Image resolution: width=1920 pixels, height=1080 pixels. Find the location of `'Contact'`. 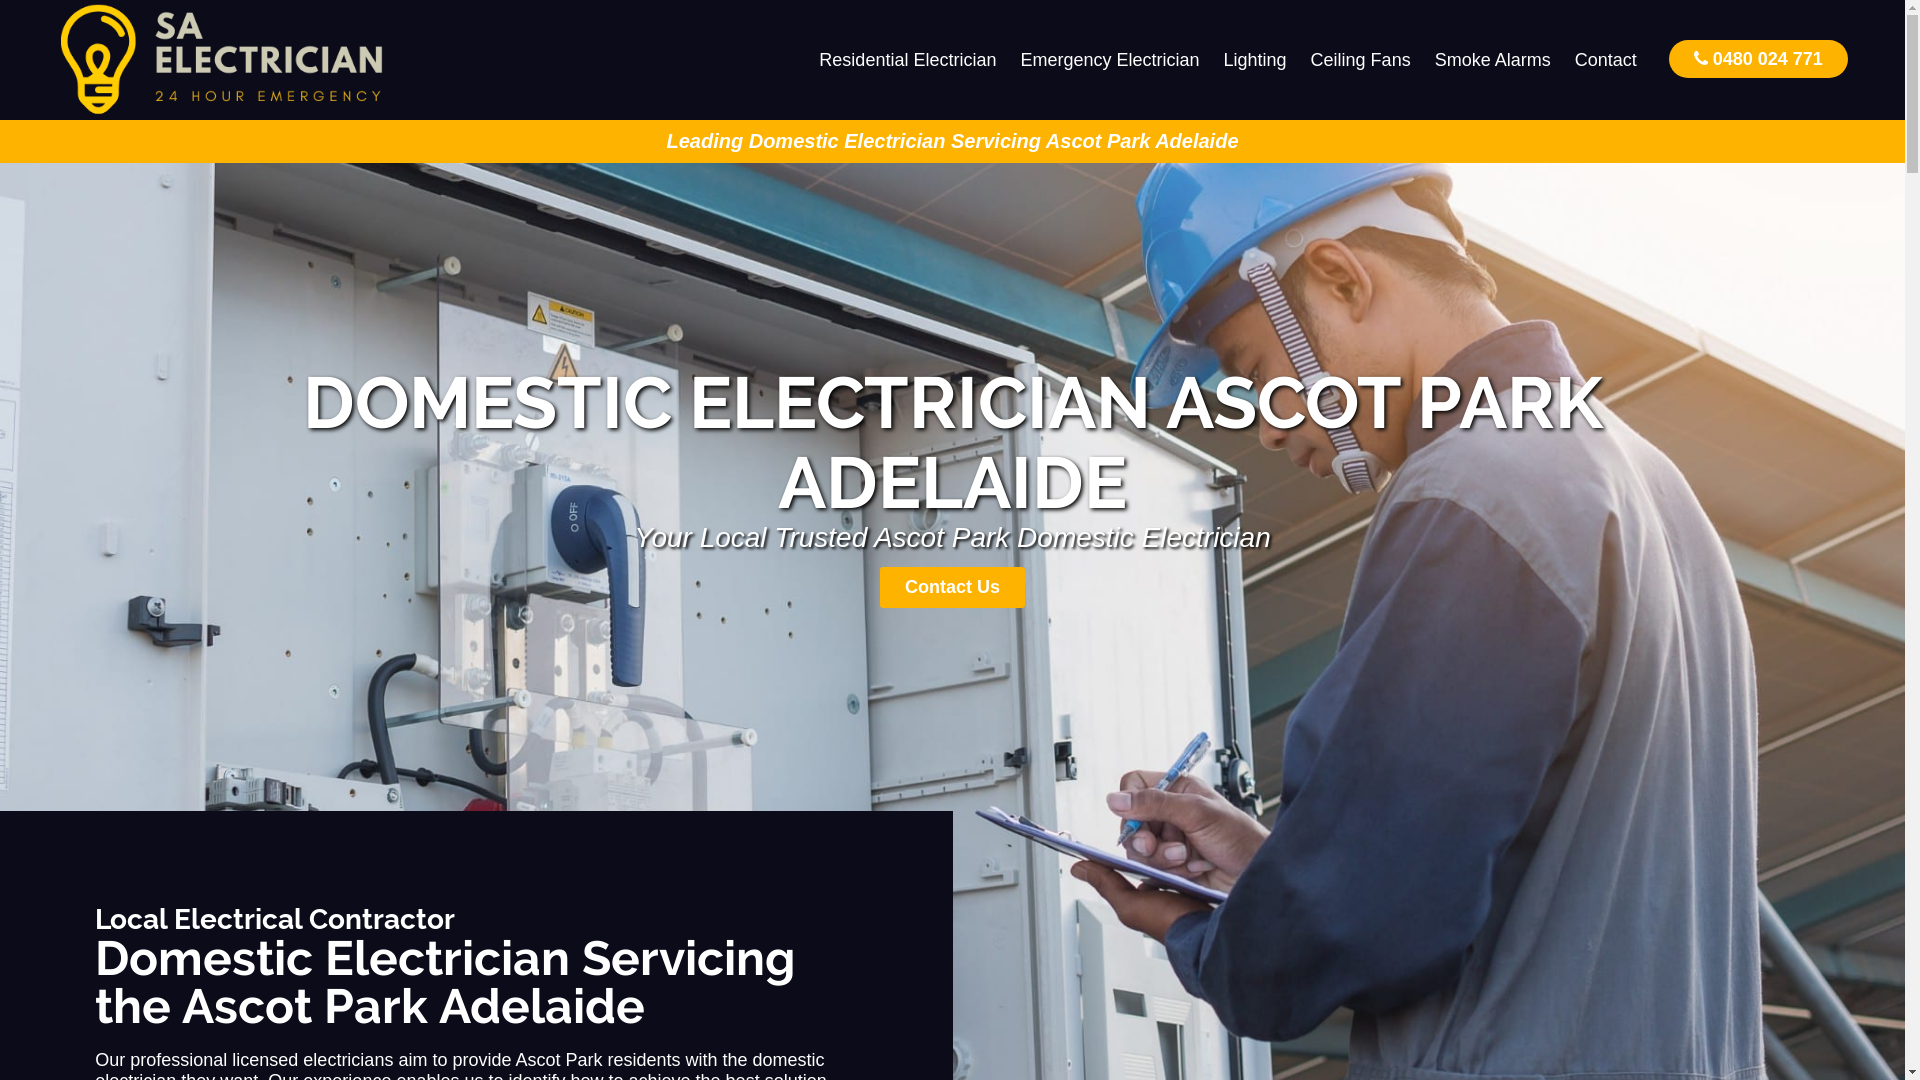

'Contact' is located at coordinates (1562, 59).